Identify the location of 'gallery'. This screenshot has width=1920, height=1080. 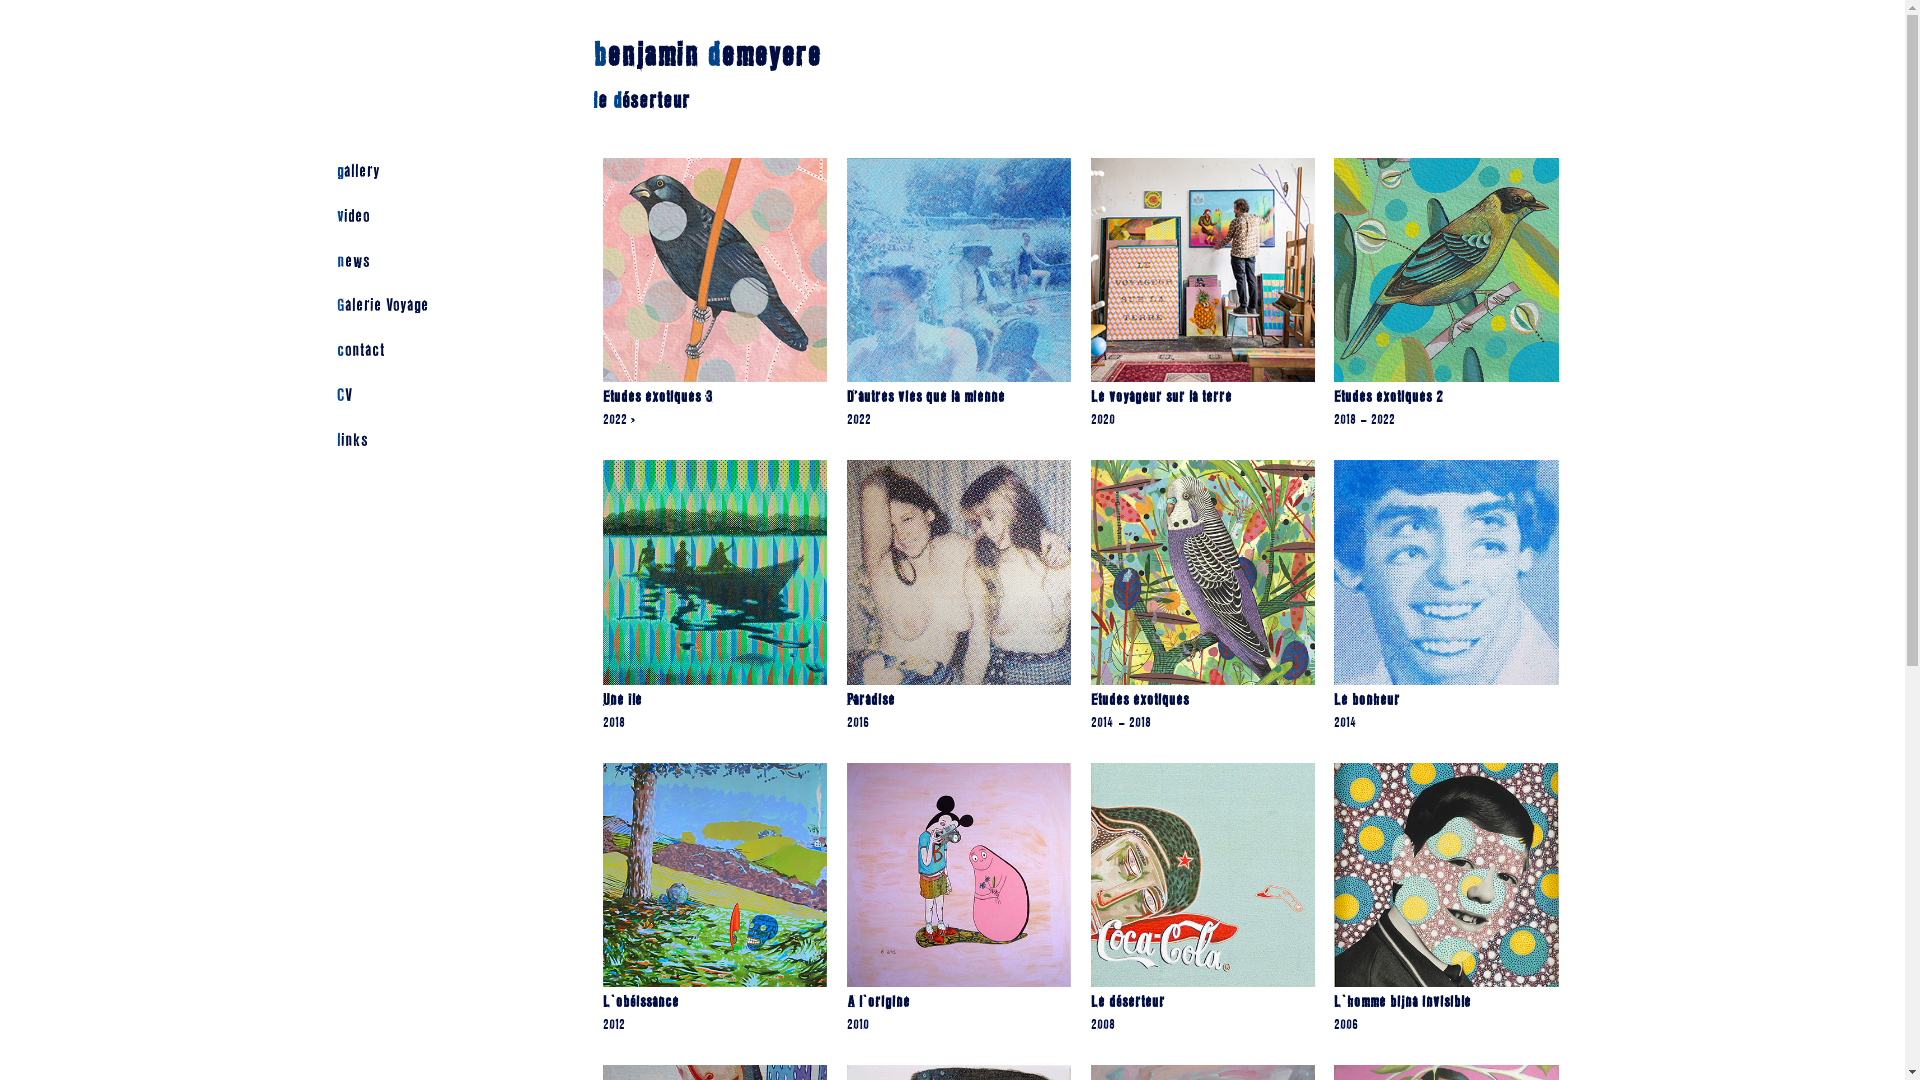
(437, 171).